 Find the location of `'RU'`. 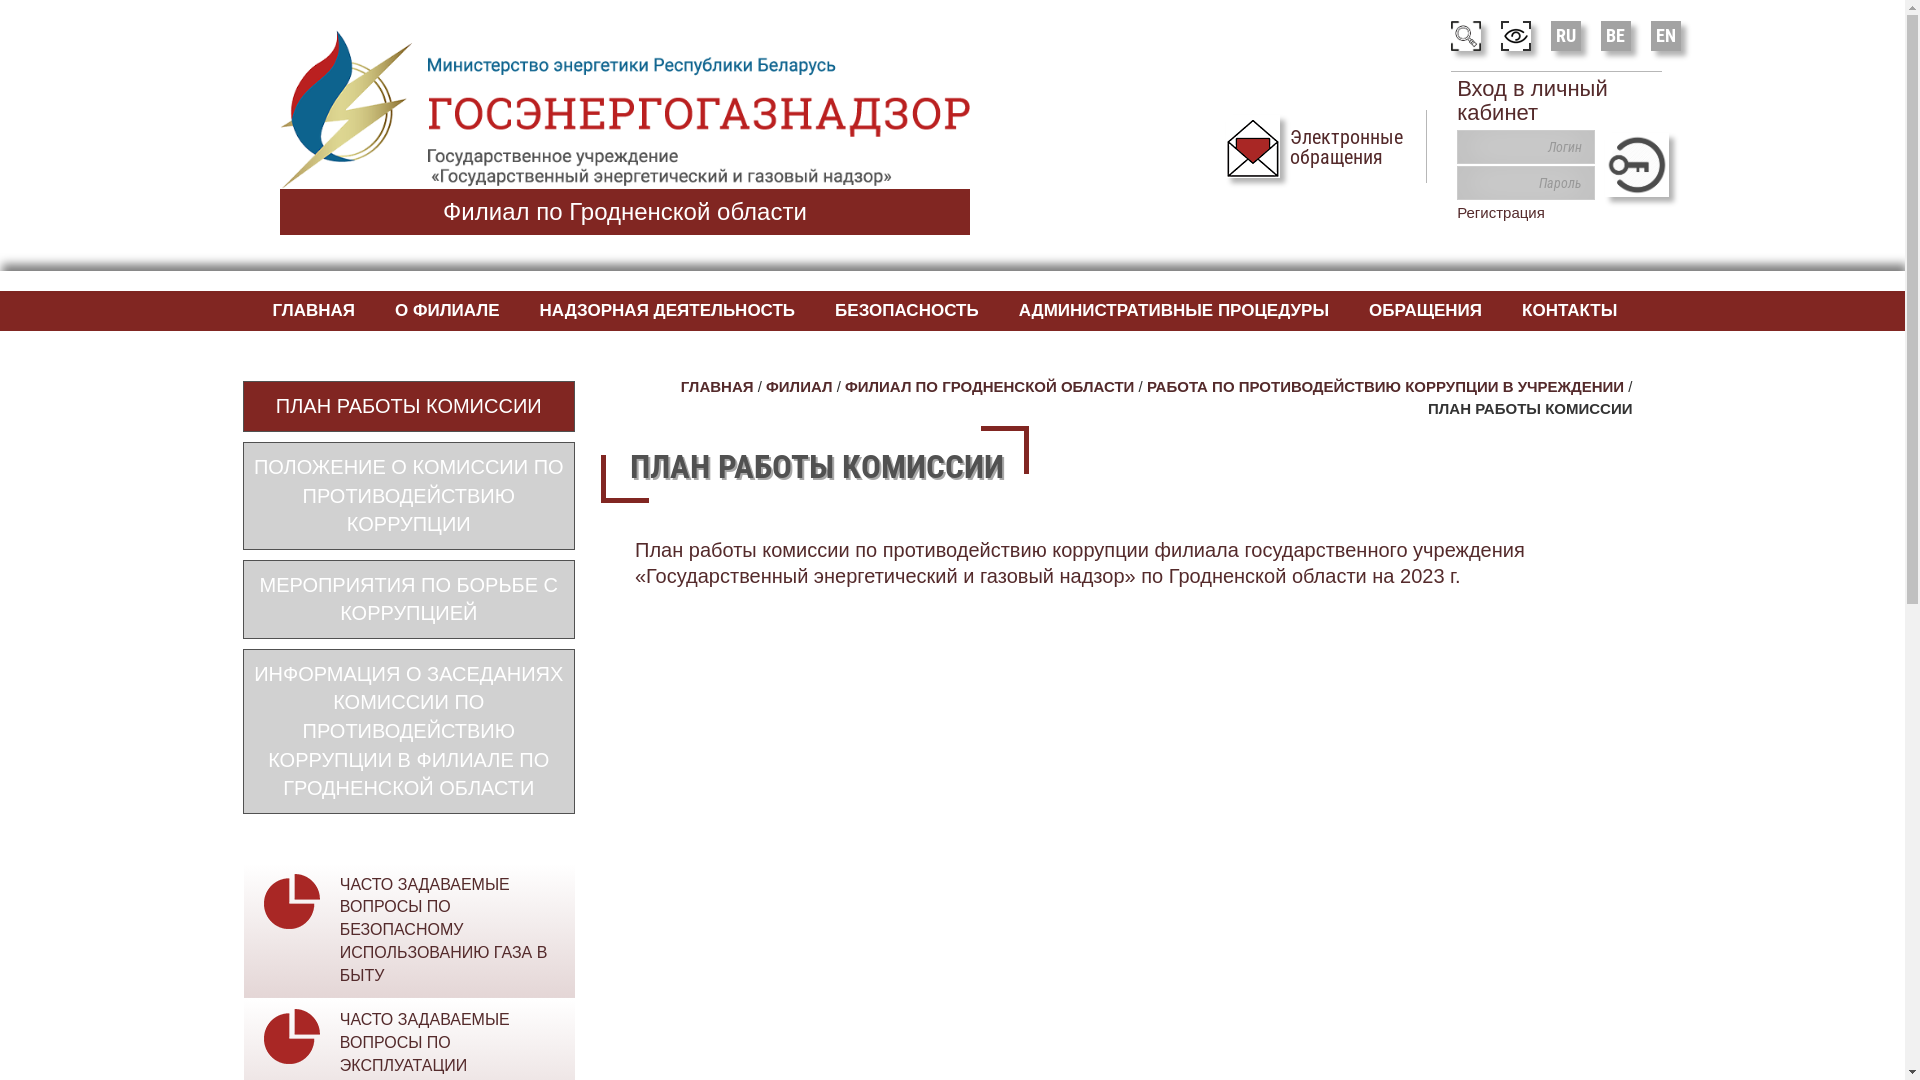

'RU' is located at coordinates (1564, 34).